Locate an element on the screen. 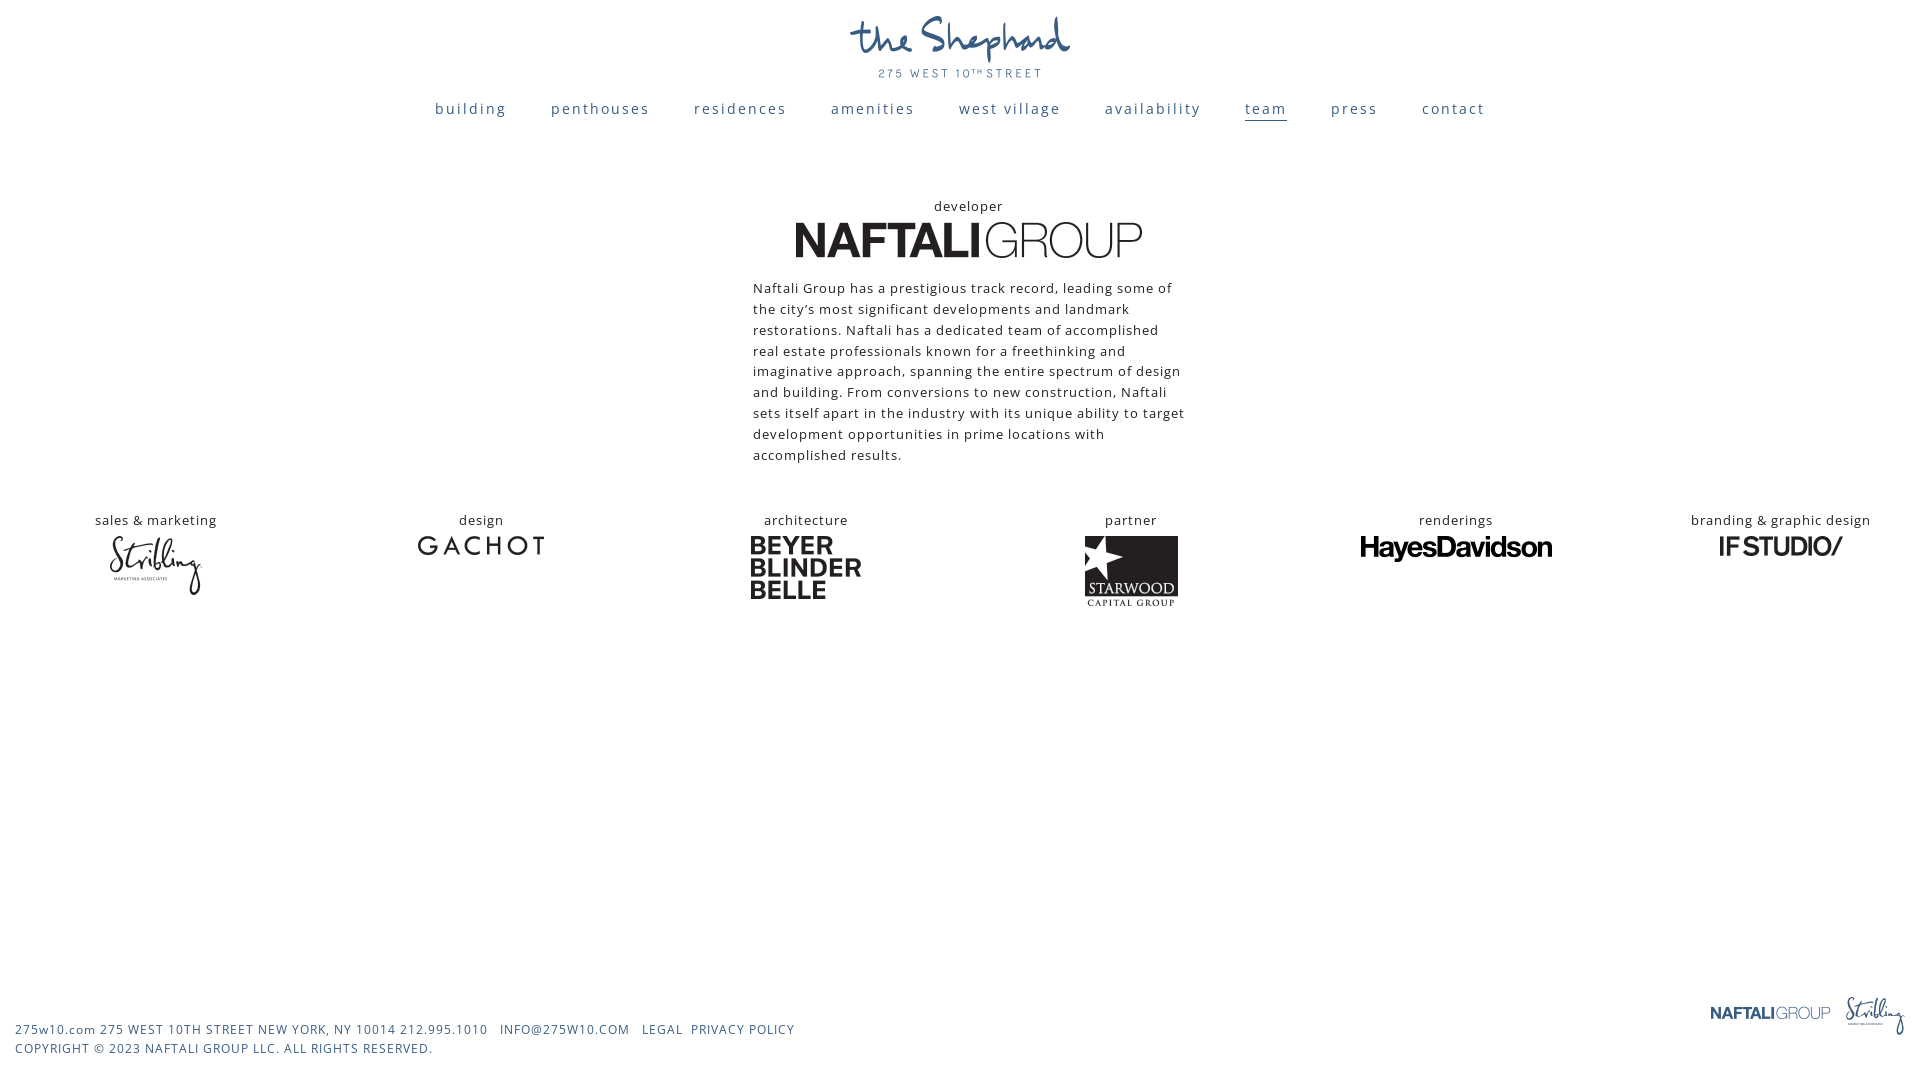 The width and height of the screenshot is (1920, 1080). 'press' is located at coordinates (1354, 108).